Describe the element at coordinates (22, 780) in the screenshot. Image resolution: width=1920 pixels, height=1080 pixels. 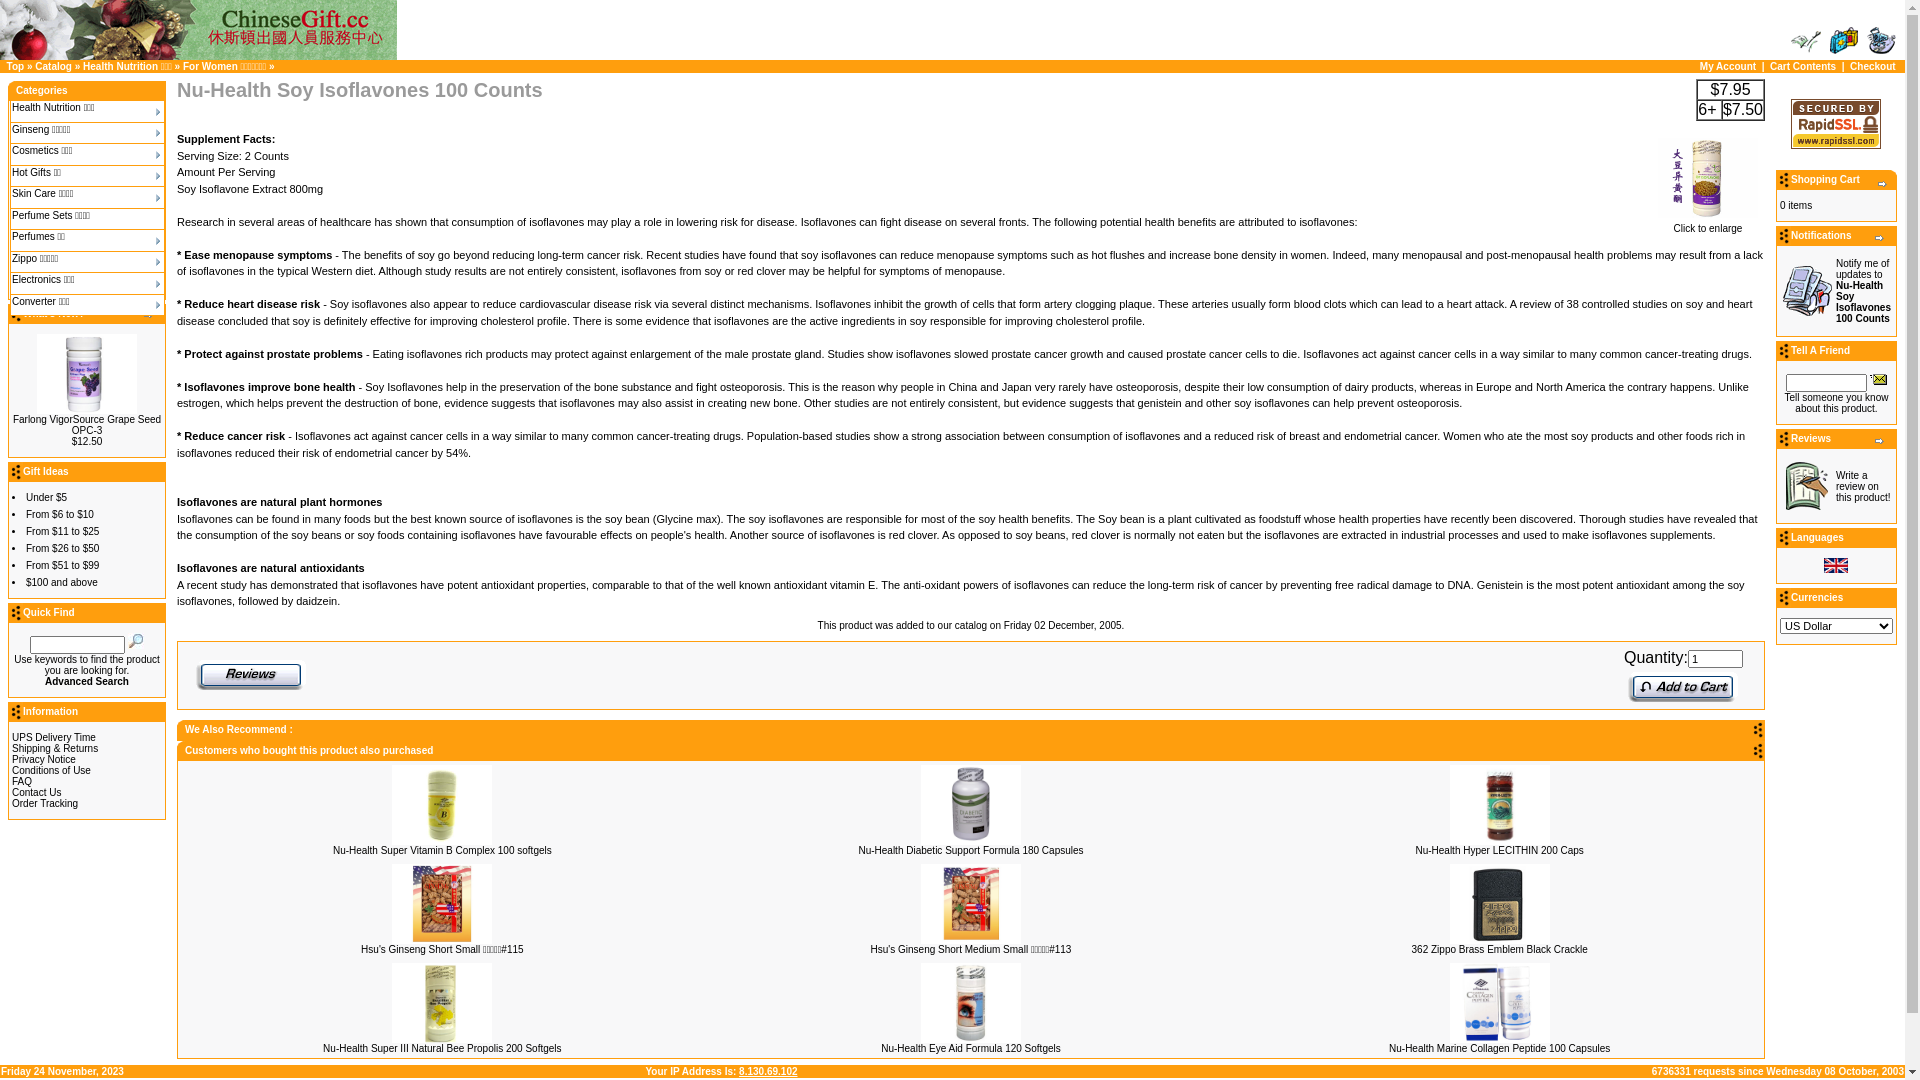
I see `'FAQ'` at that location.